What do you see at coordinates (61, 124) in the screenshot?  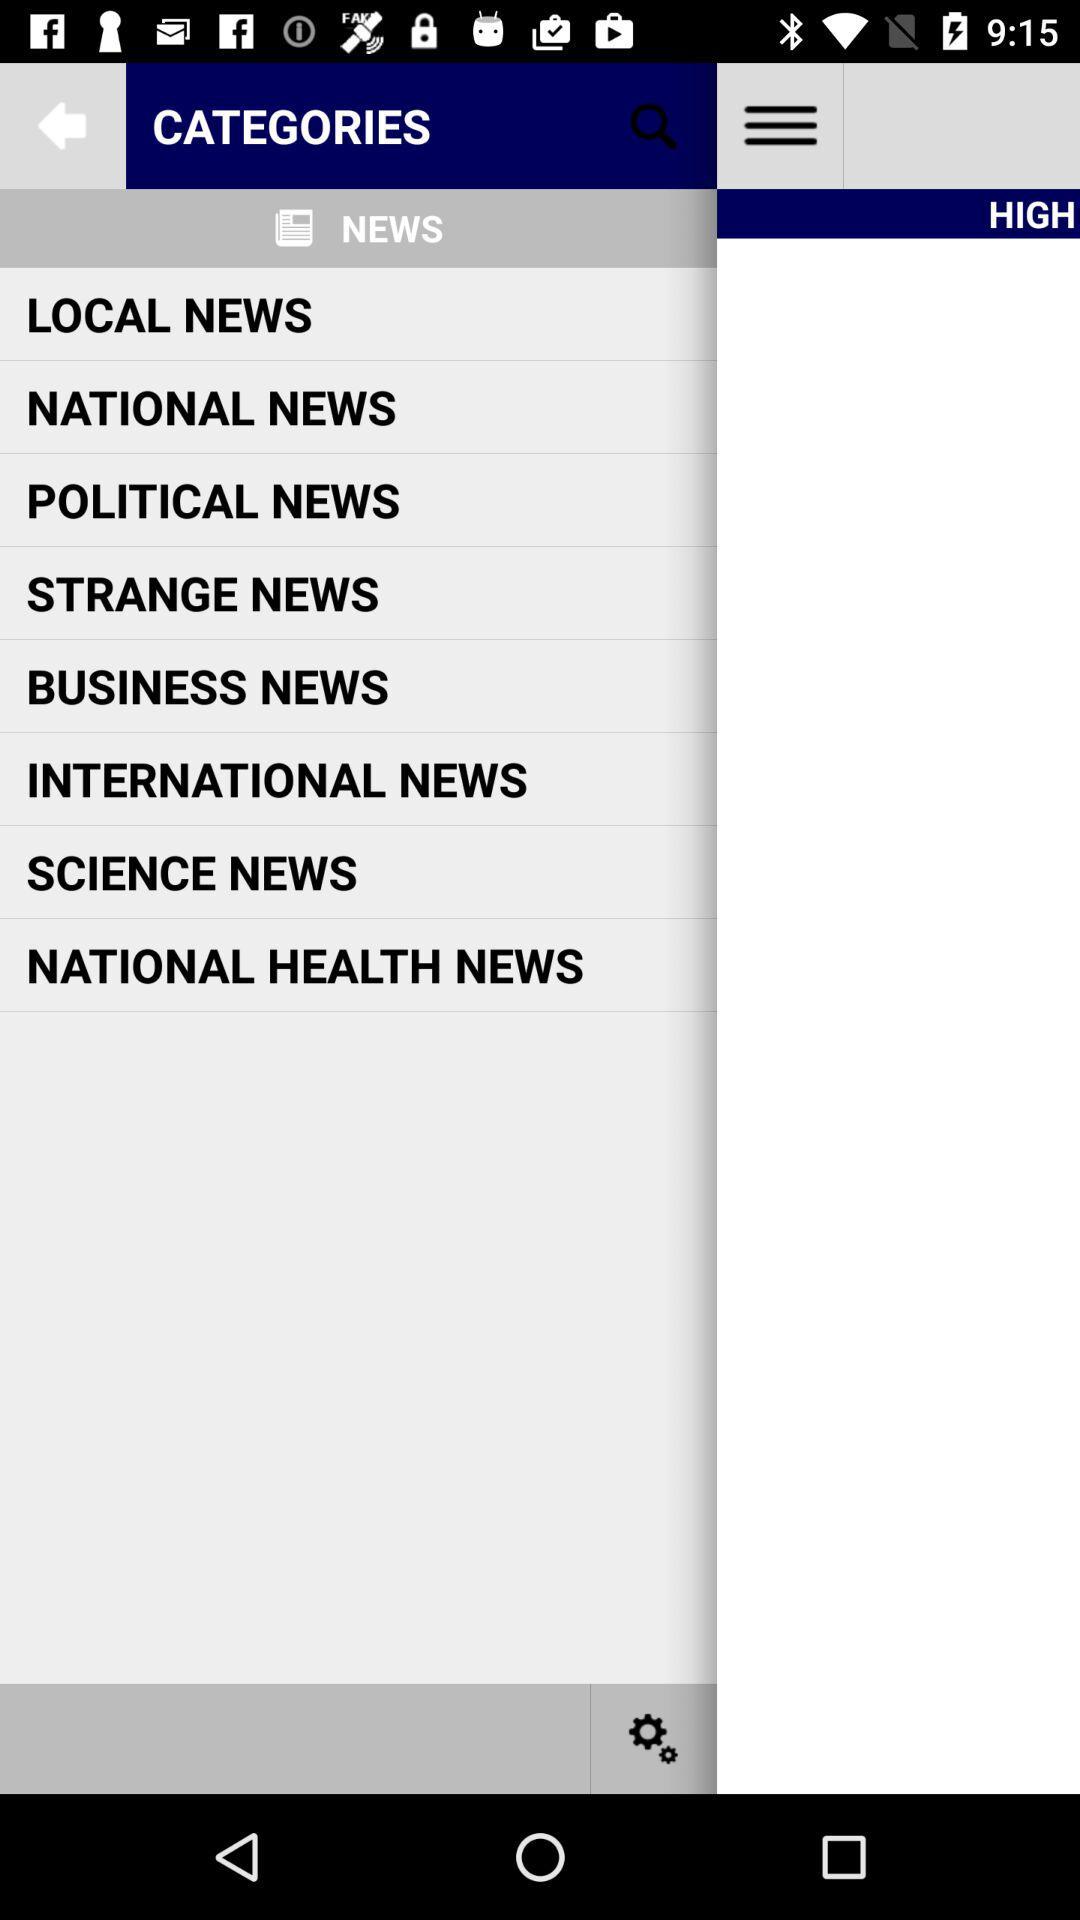 I see `goes back` at bounding box center [61, 124].